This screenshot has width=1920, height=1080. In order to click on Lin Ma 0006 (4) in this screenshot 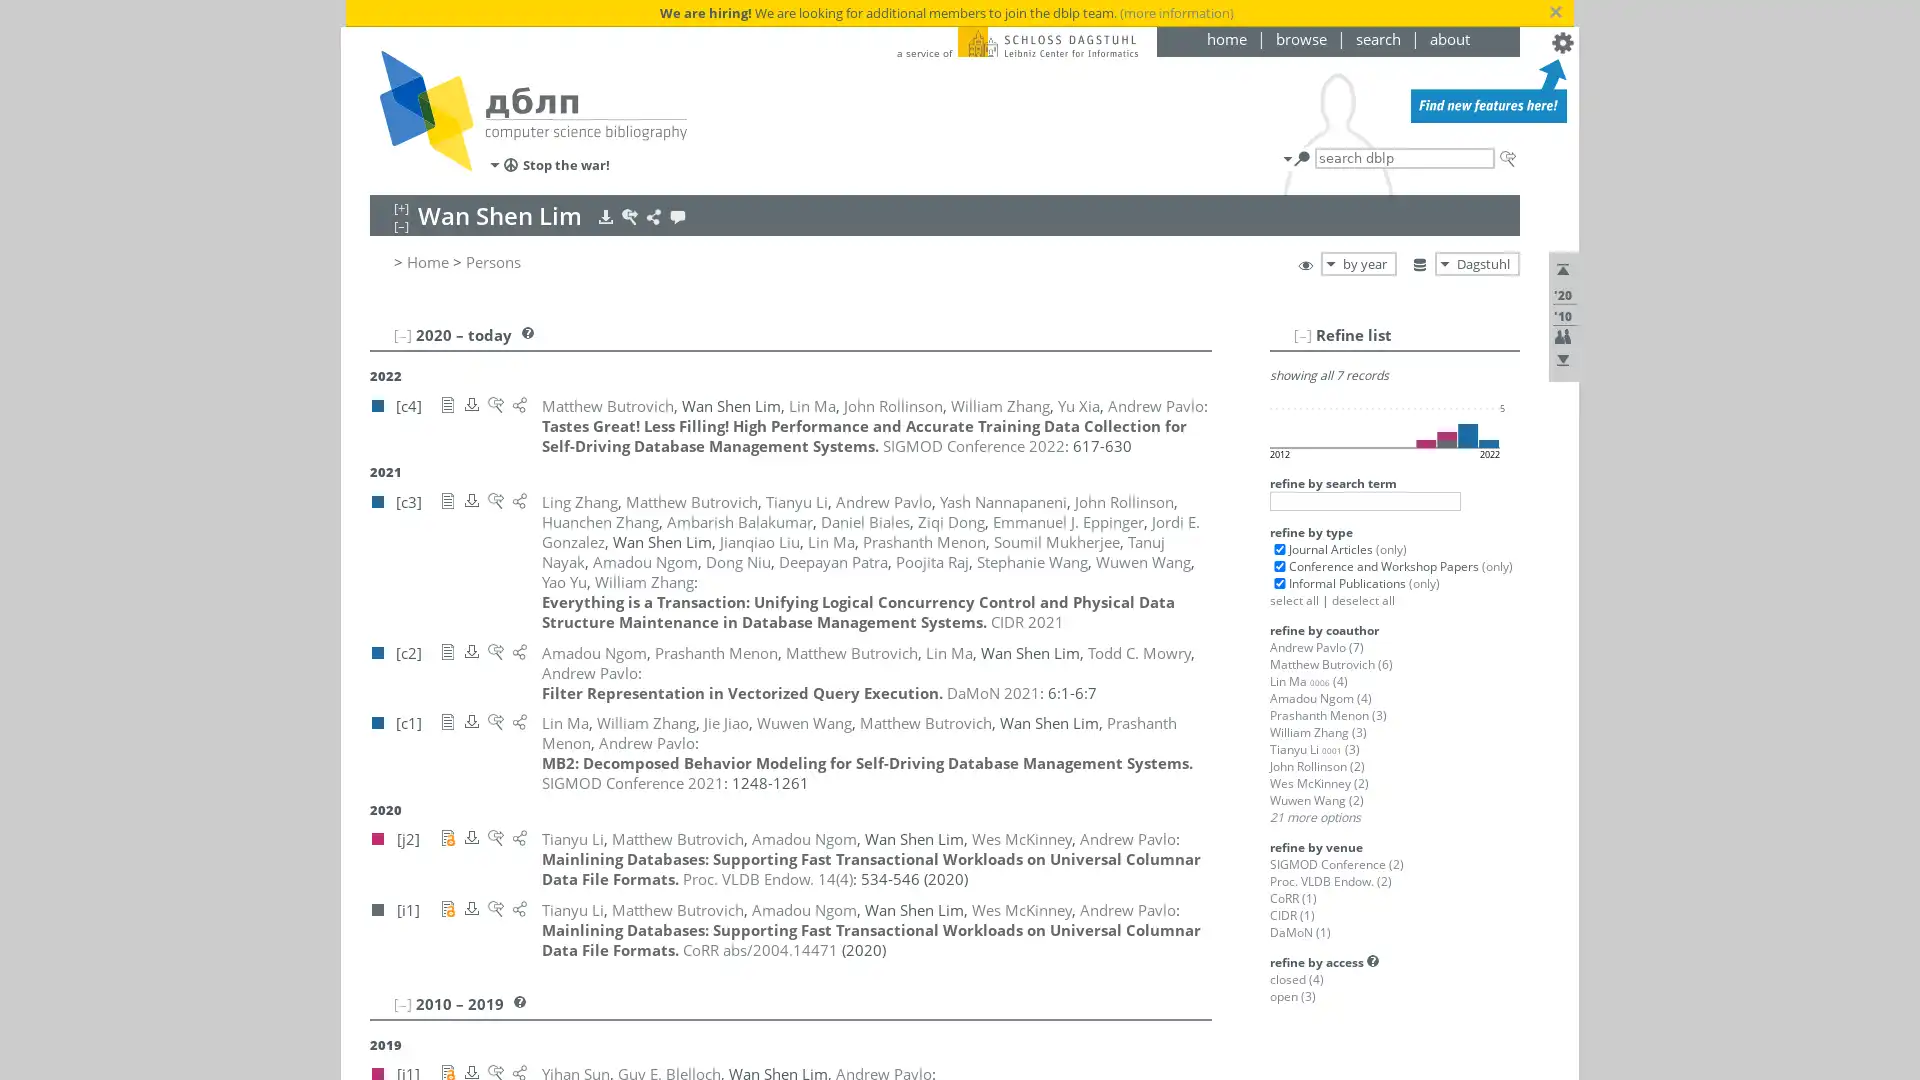, I will do `click(1309, 680)`.